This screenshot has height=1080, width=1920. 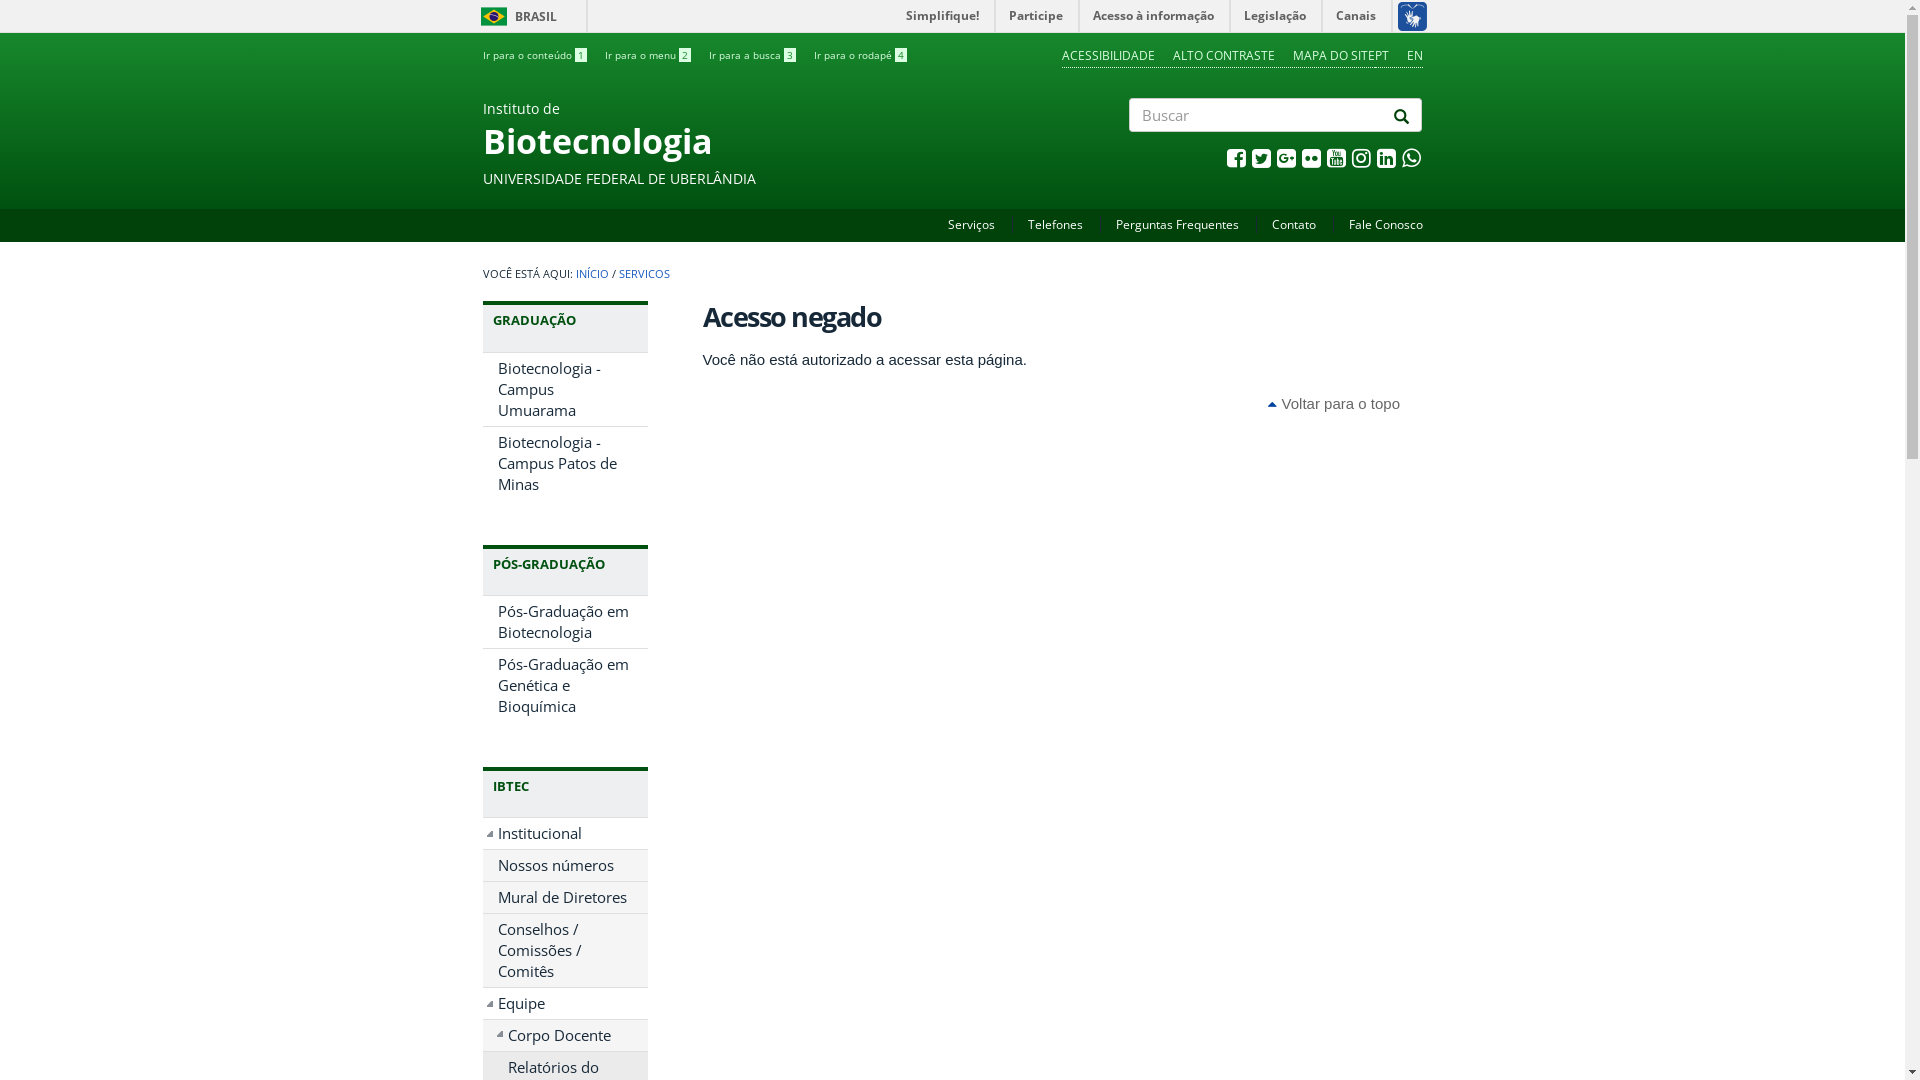 I want to click on 'Biotecnologia - Campus Patos de Minas', so click(x=563, y=463).